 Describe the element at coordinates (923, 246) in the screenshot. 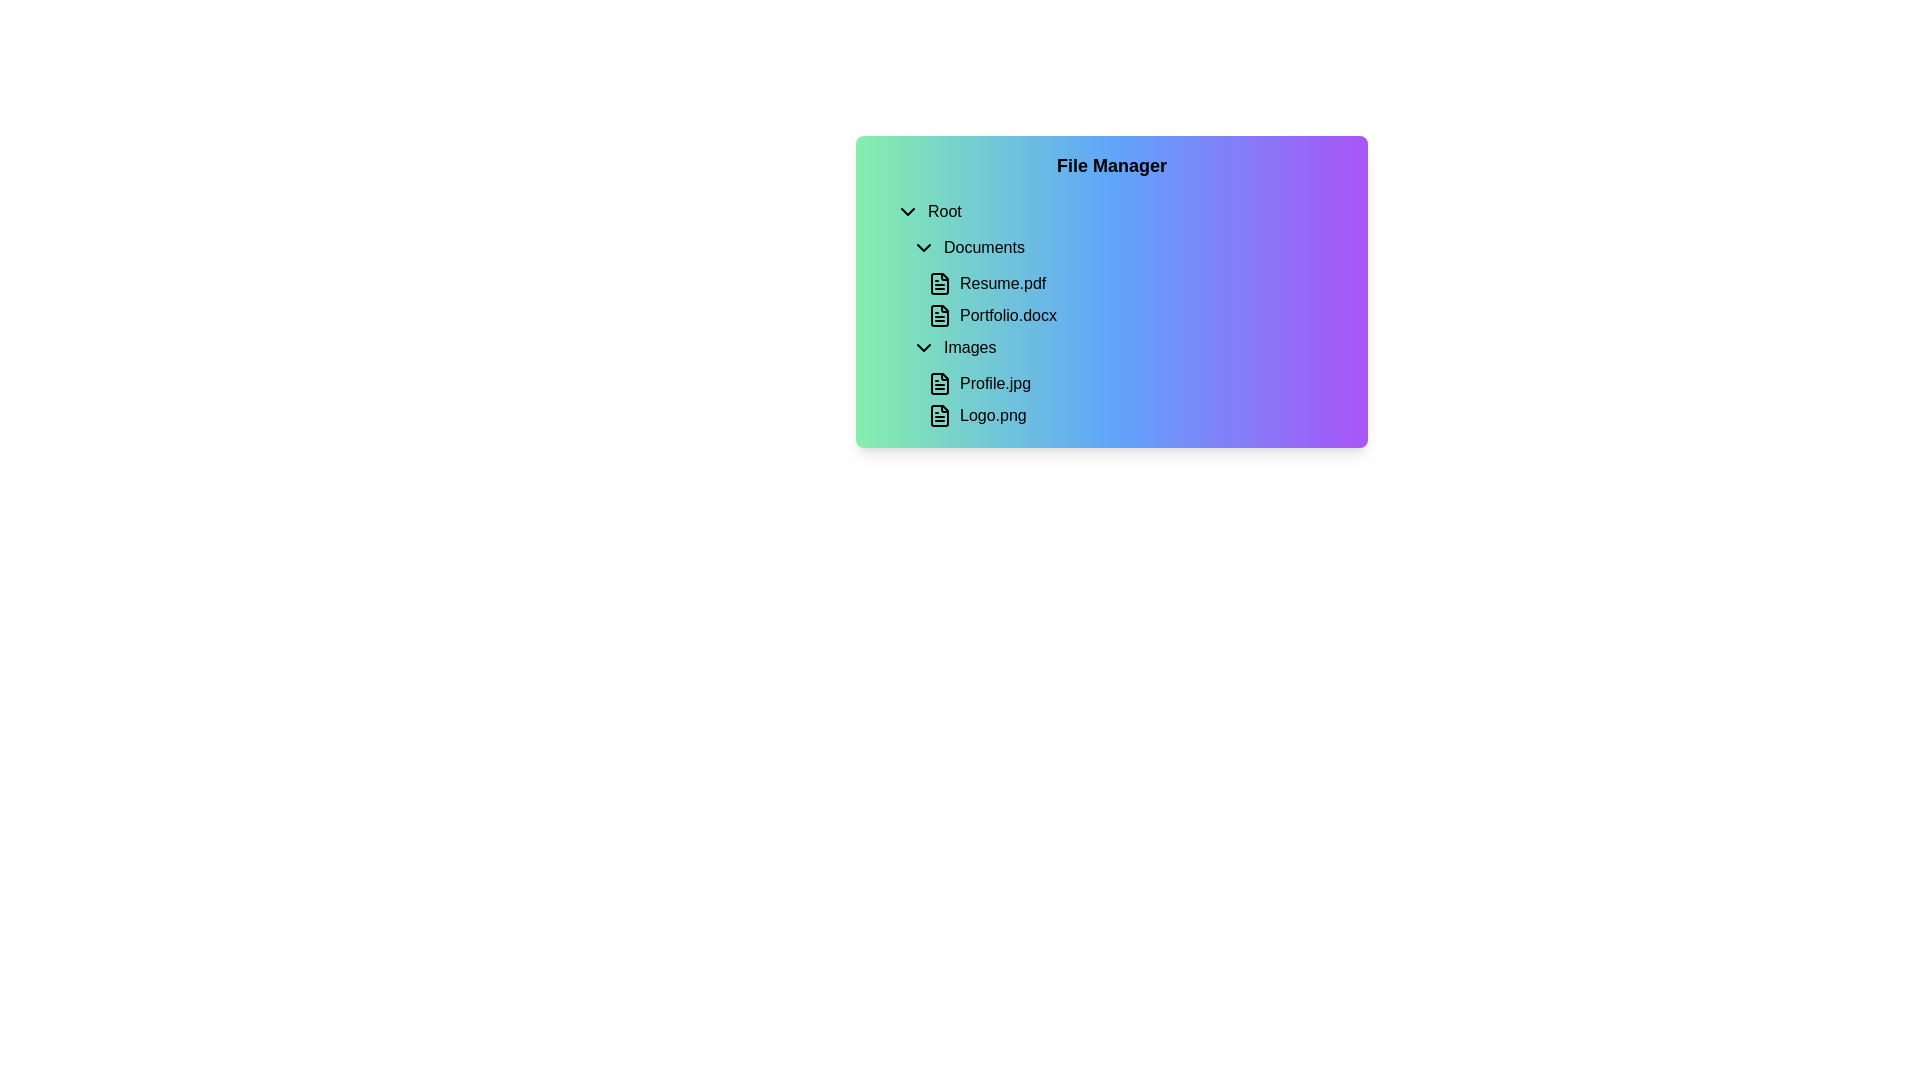

I see `the downward-facing chevron icon next to the 'Documents' text` at that location.